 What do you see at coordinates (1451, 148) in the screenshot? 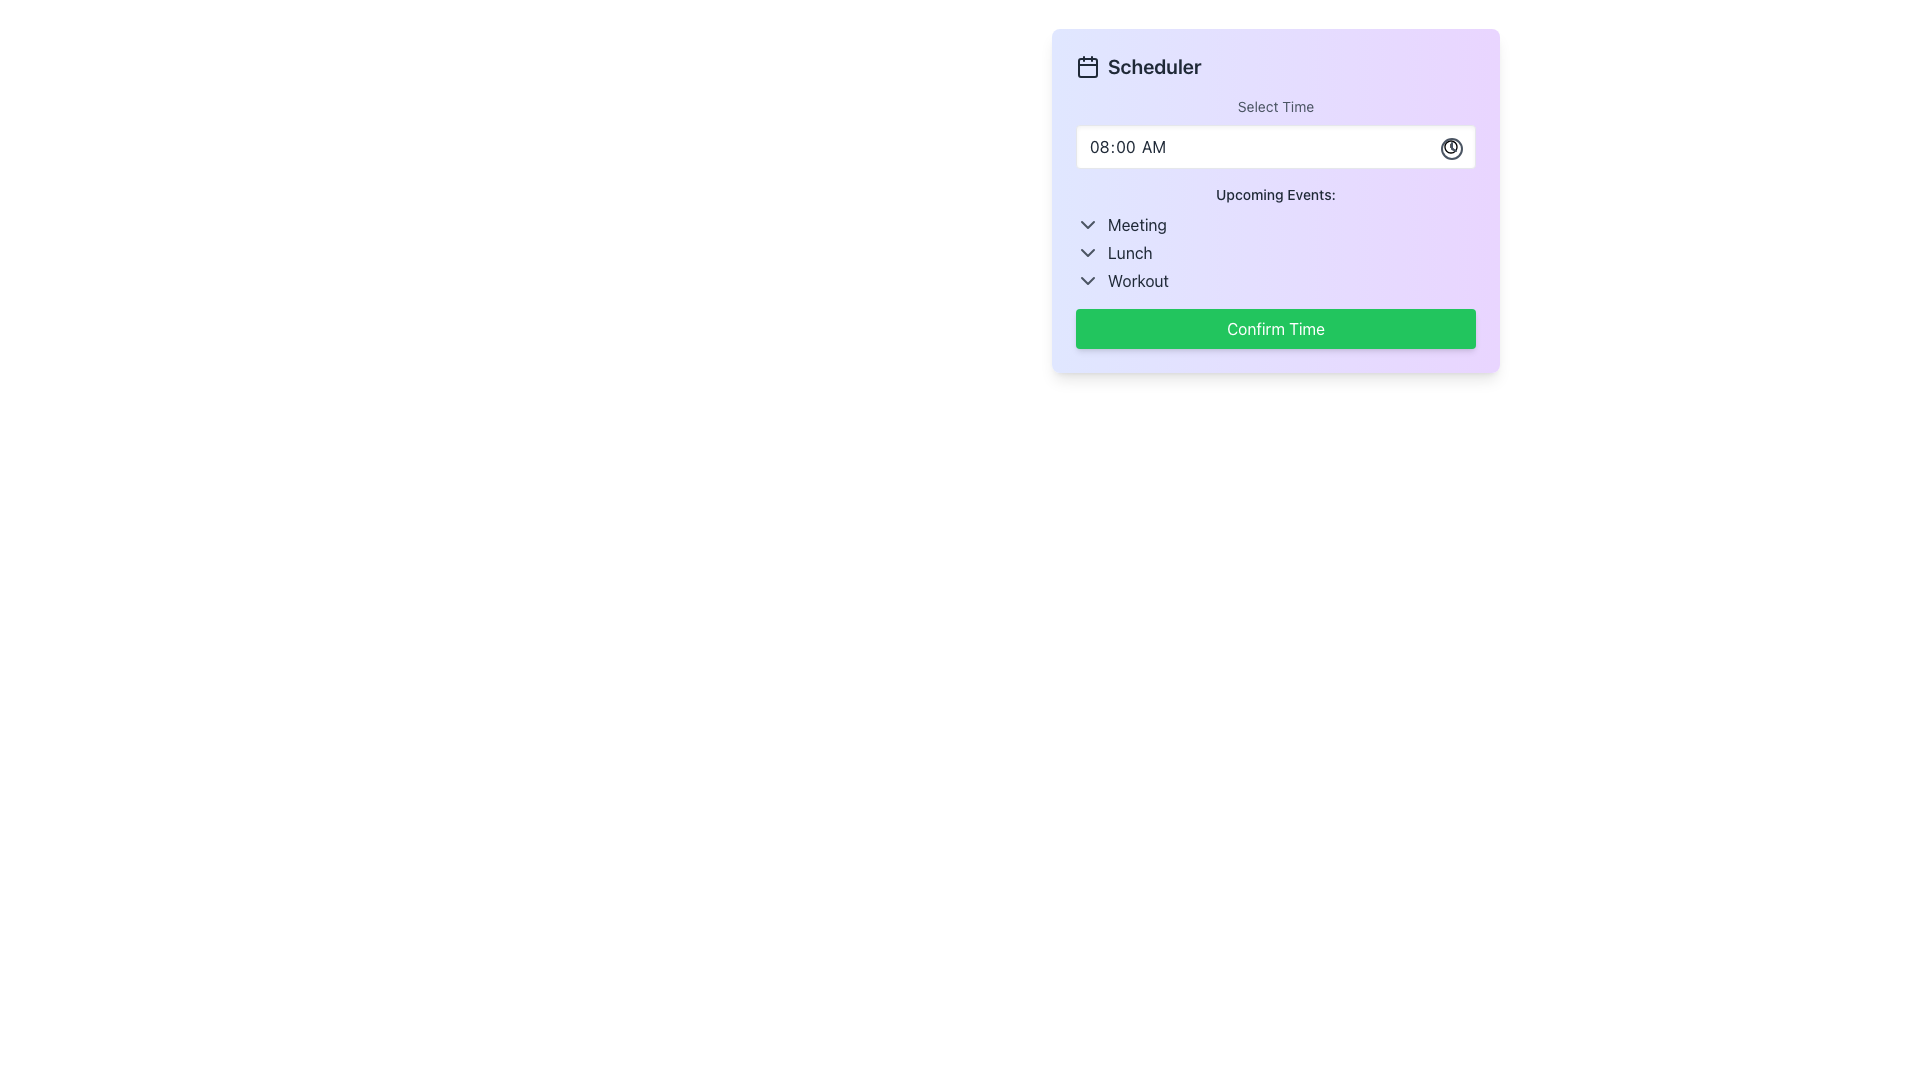
I see `the clock icon located on the right side of the input field labeled '08:00 AM', which serves as a button to trigger a time-picker interface` at bounding box center [1451, 148].